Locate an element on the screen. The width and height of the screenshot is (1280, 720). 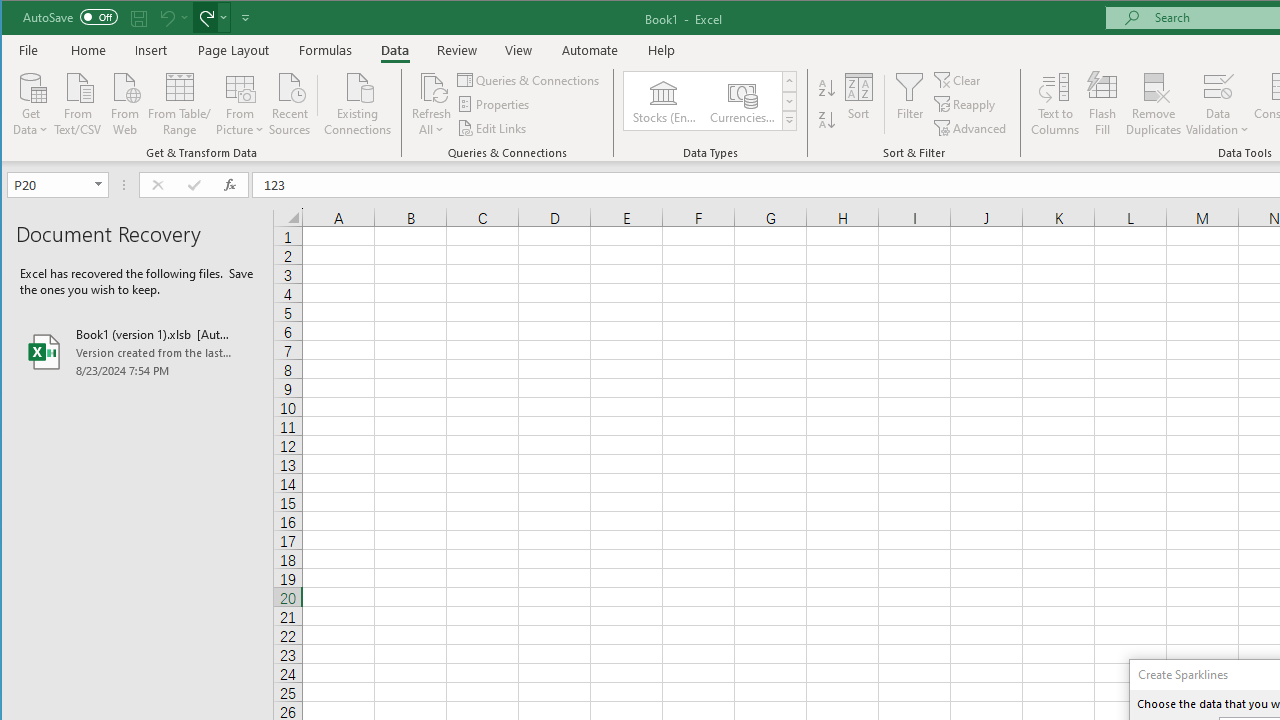
'Refresh All' is located at coordinates (431, 104).